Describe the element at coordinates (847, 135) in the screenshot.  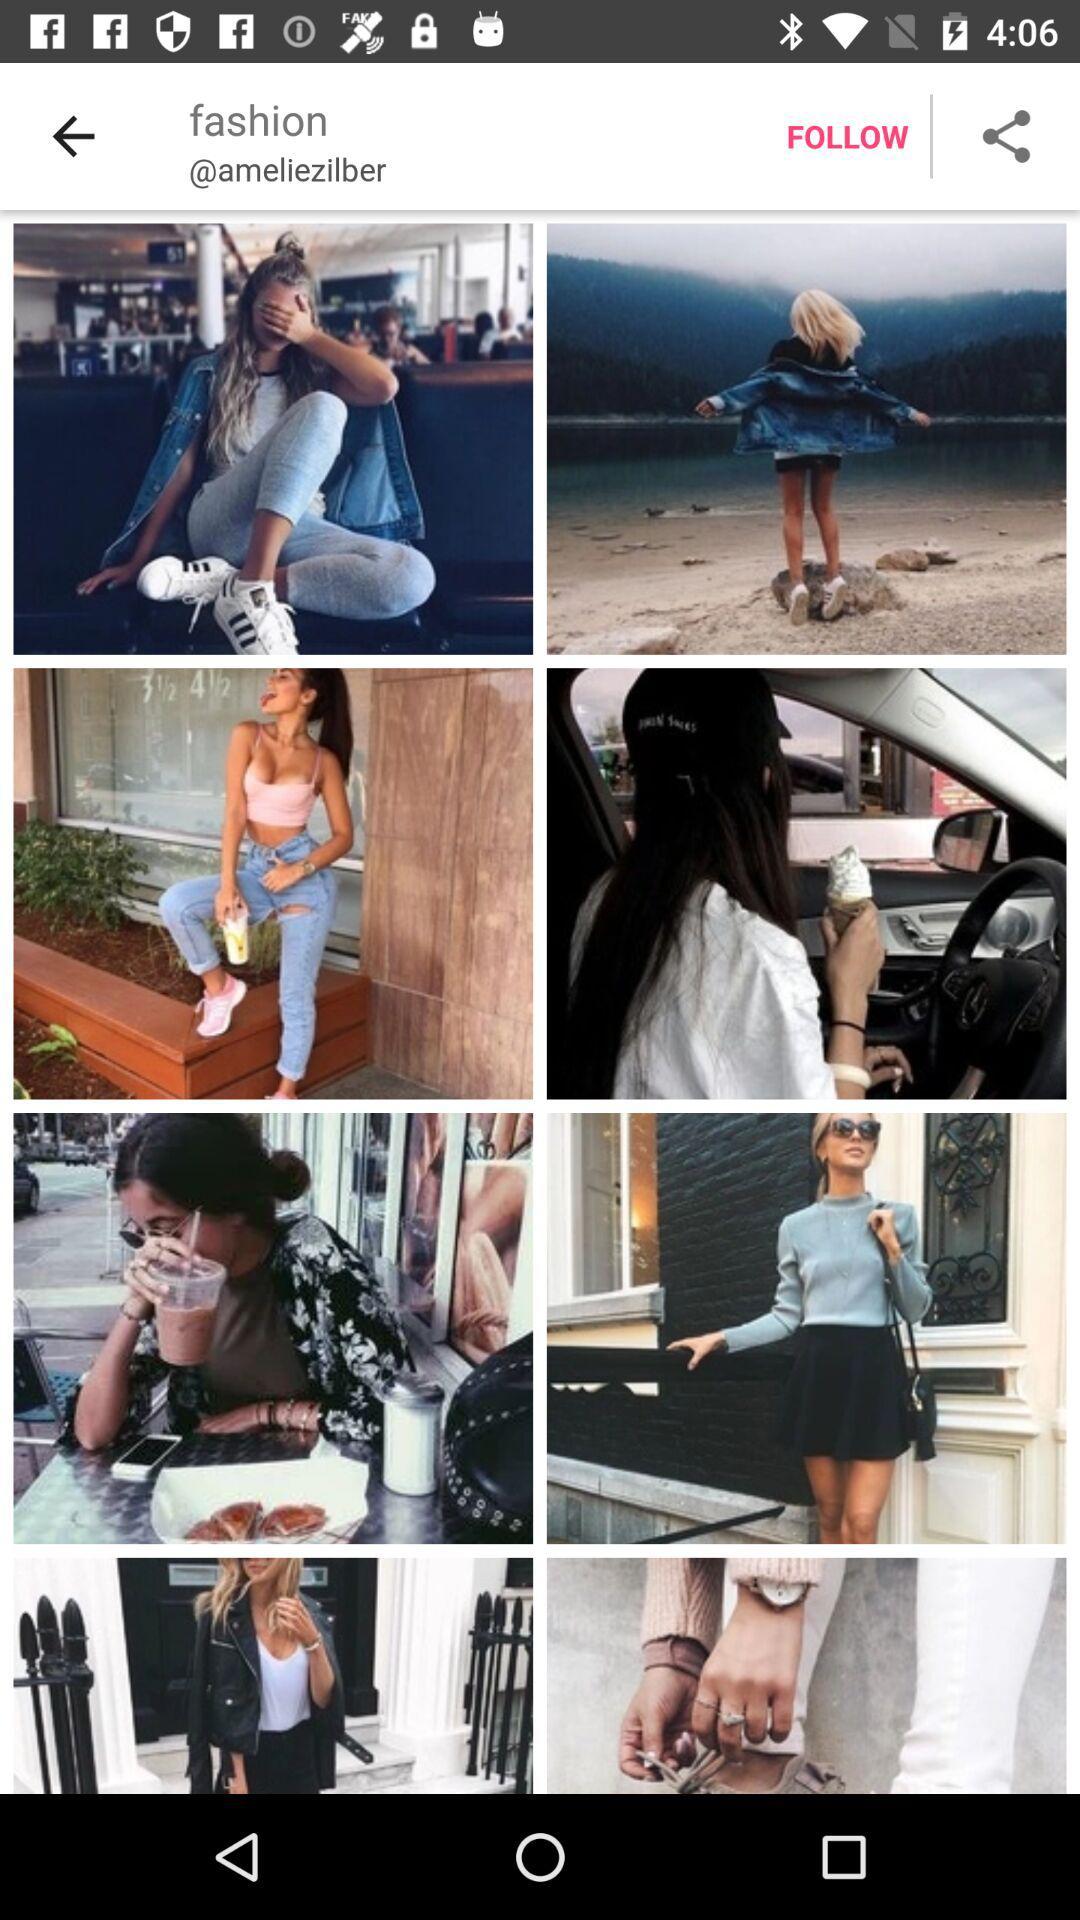
I see `follow item` at that location.